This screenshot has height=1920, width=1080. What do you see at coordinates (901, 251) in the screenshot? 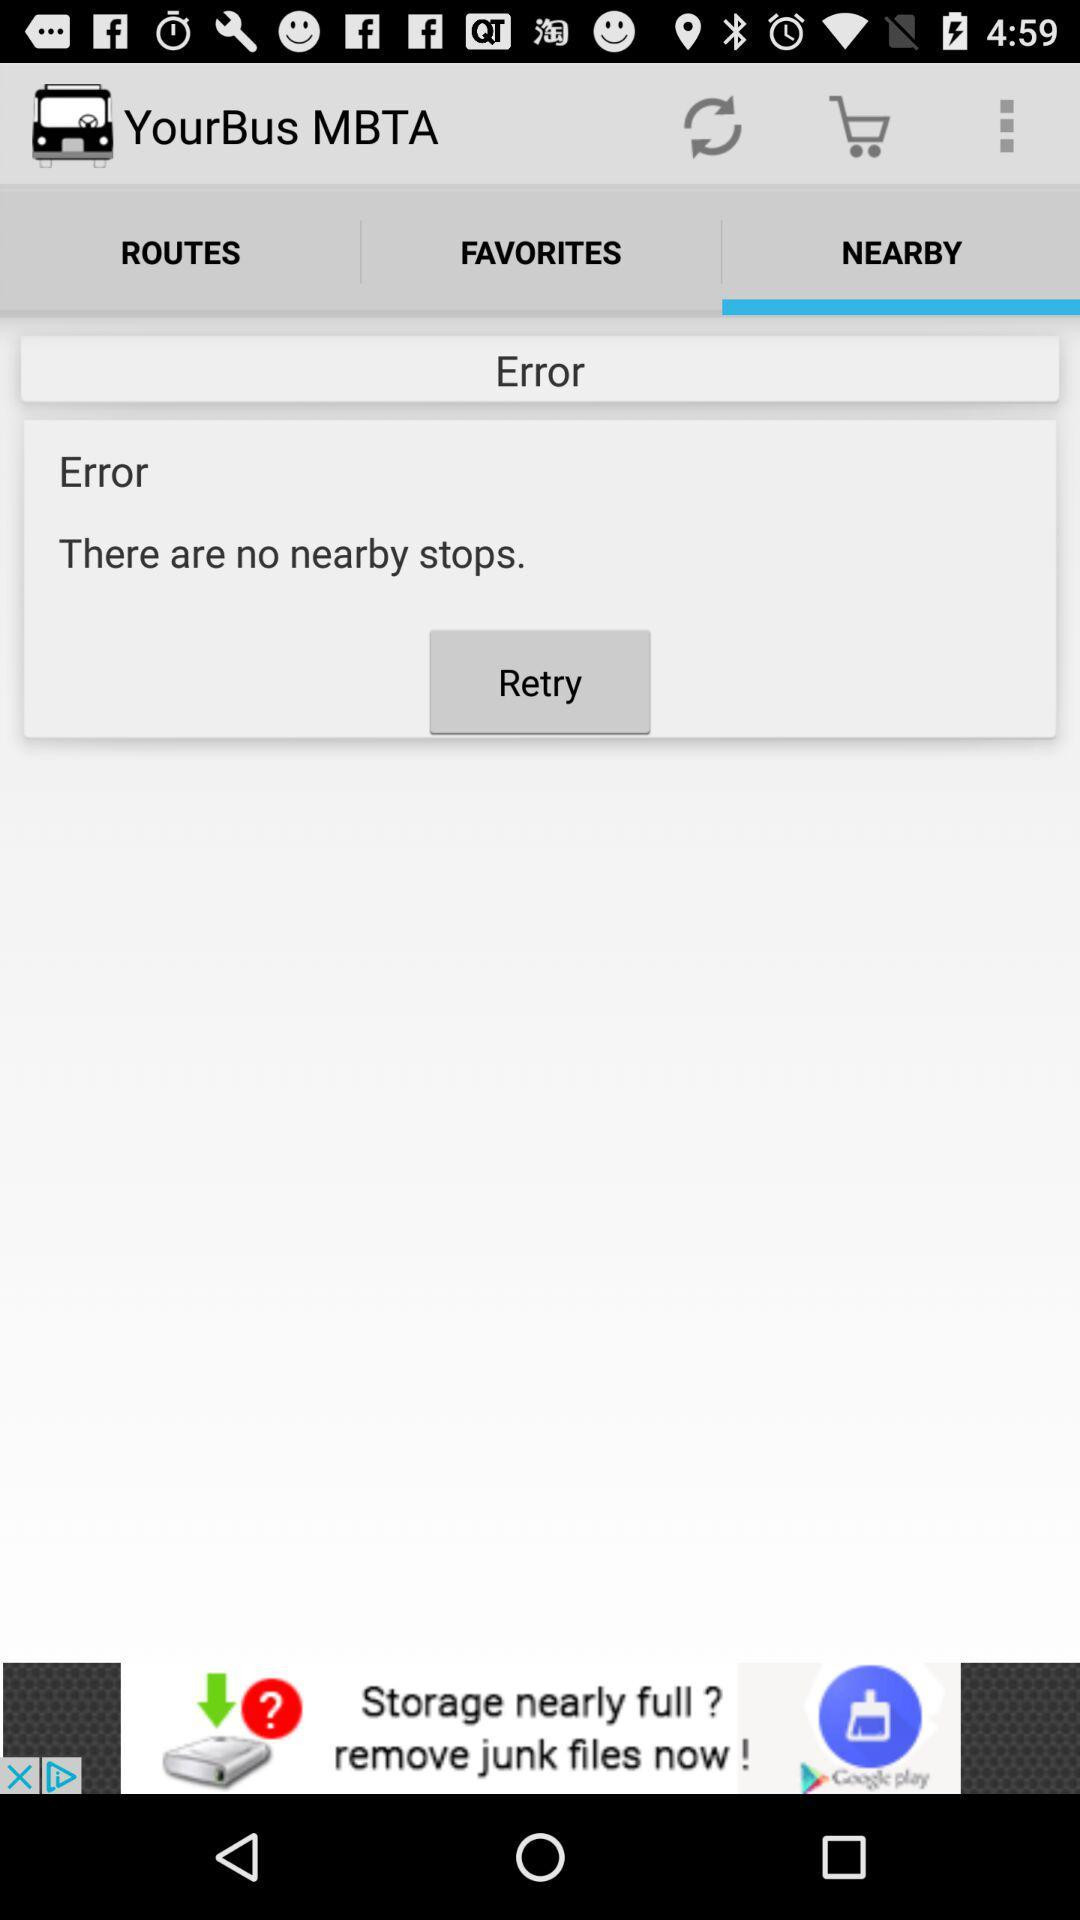
I see `text nearby` at bounding box center [901, 251].